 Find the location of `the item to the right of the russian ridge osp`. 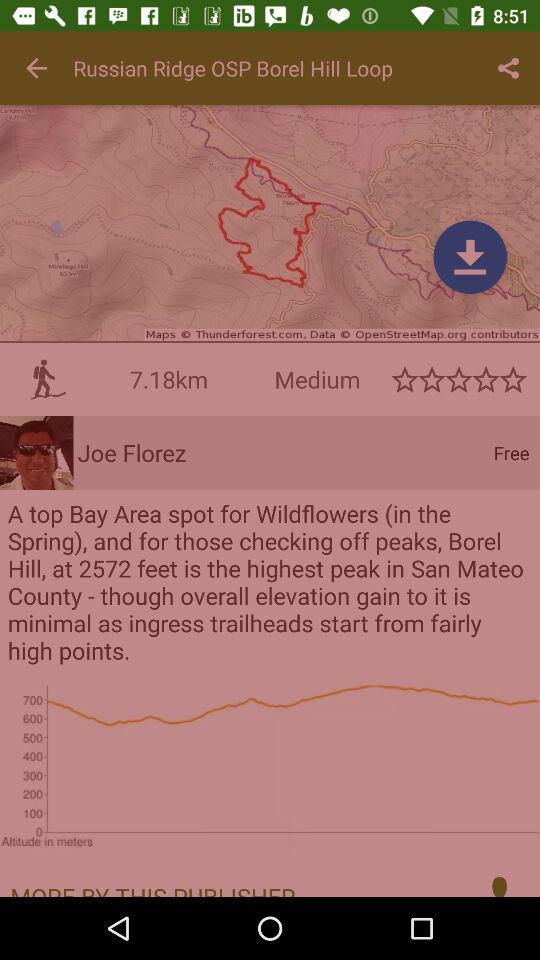

the item to the right of the russian ridge osp is located at coordinates (508, 68).